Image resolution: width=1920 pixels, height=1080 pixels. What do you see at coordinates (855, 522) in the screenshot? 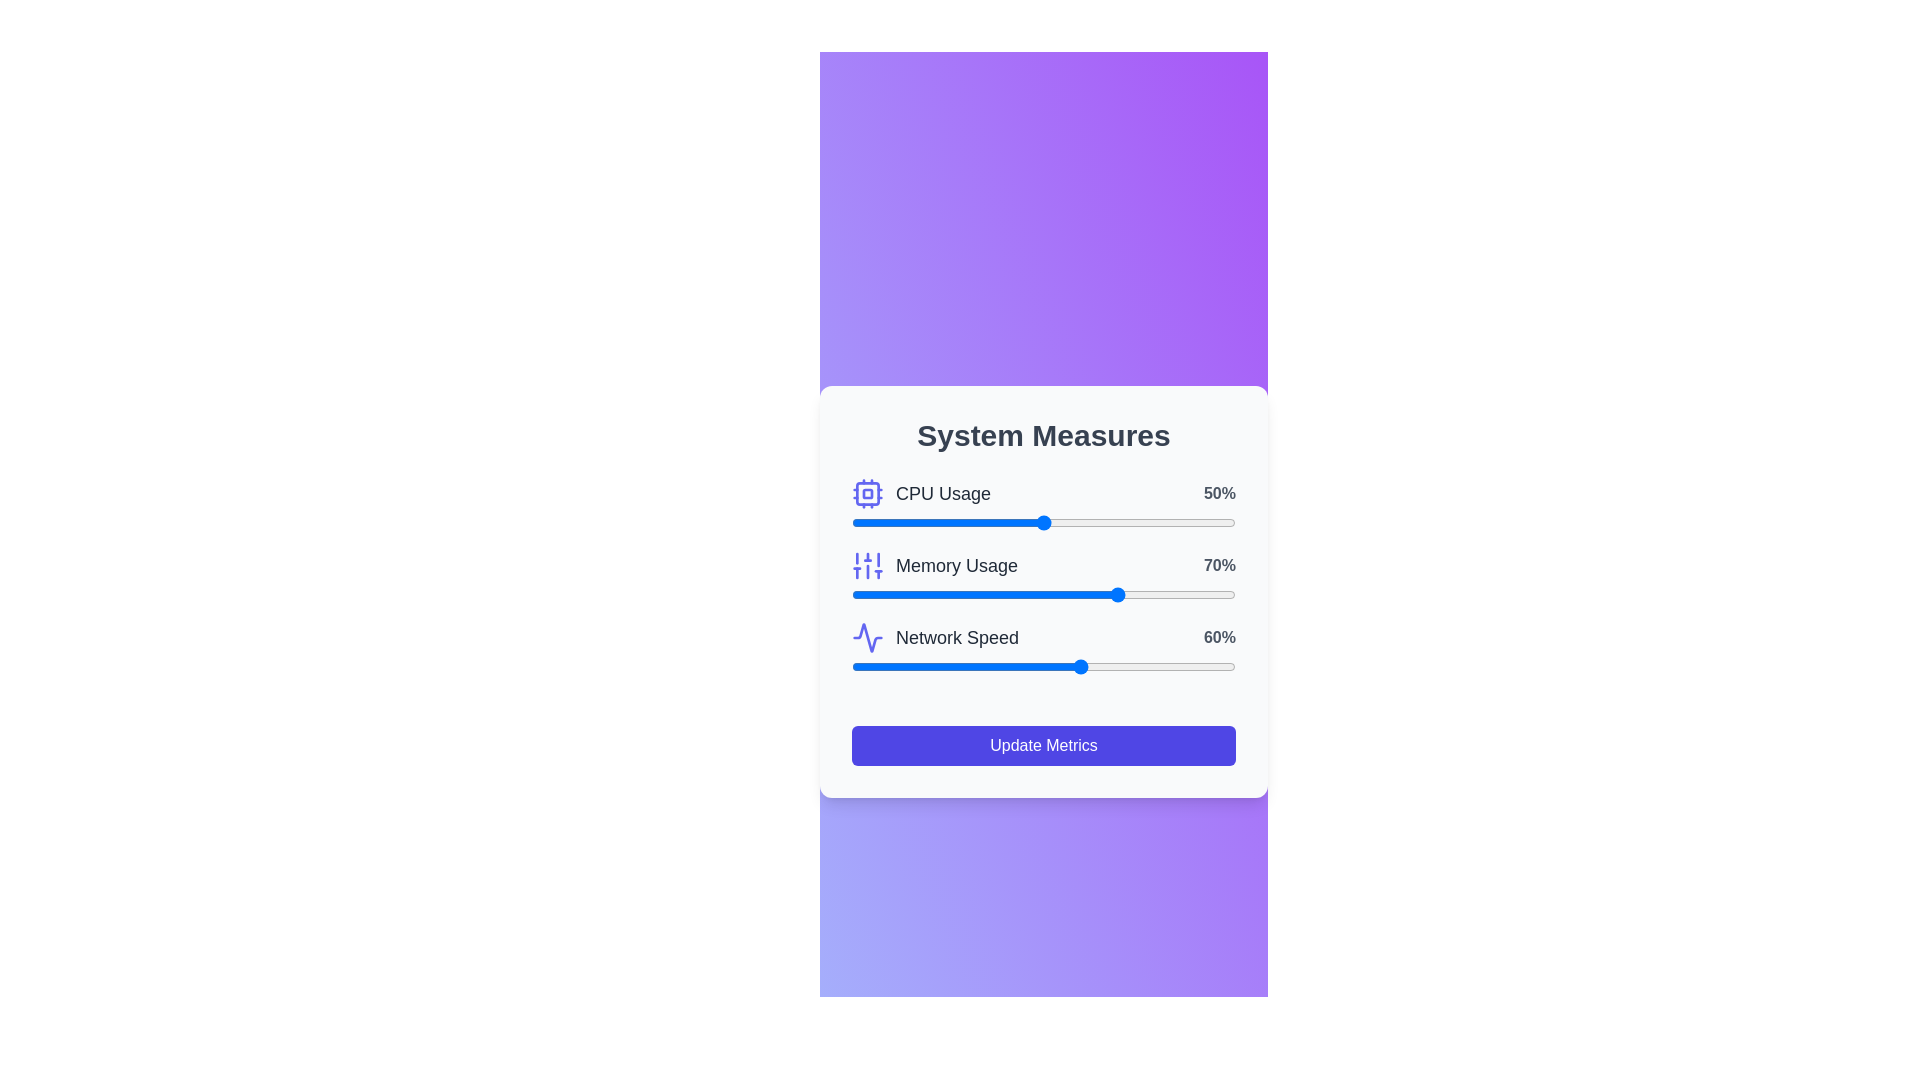
I see `the CPU Usage slider to set the usage to 1%` at bounding box center [855, 522].